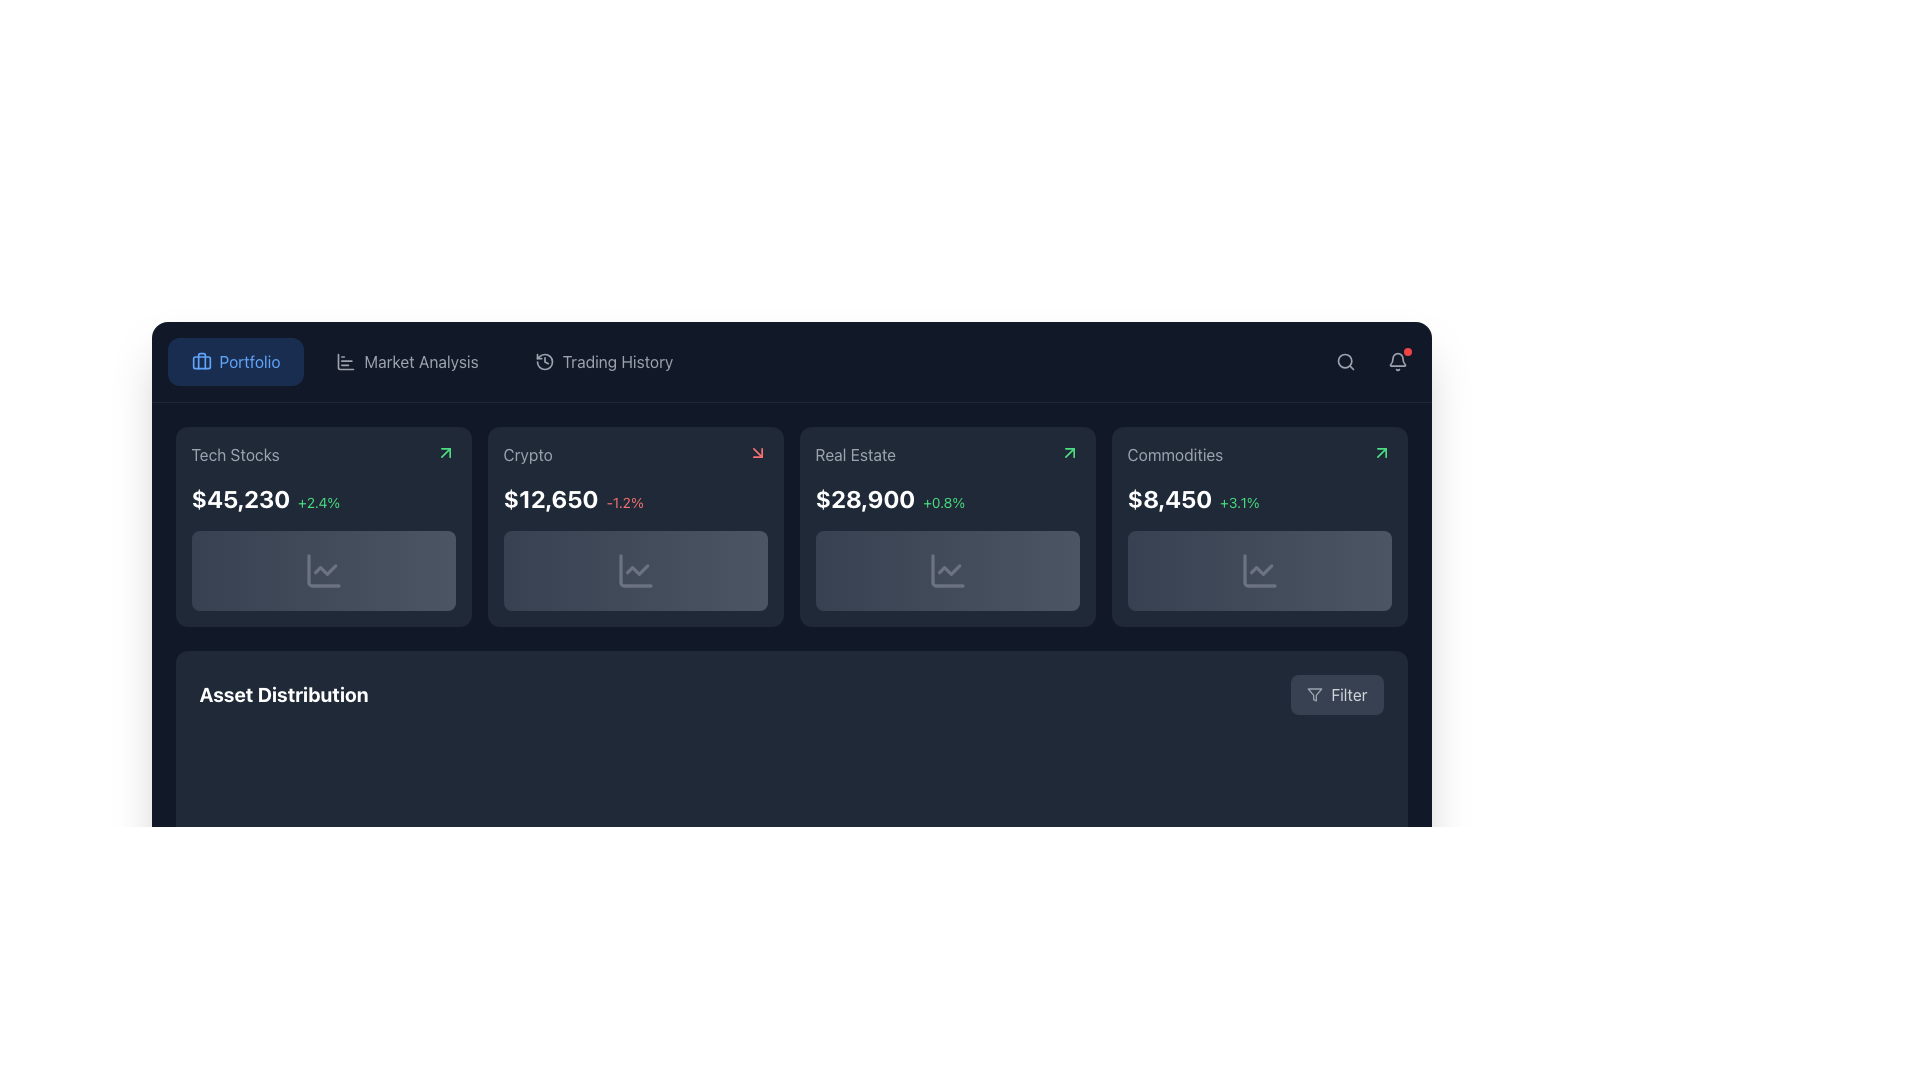 This screenshot has width=1920, height=1080. What do you see at coordinates (1396, 362) in the screenshot?
I see `the bell-shaped icon with a gray outline located in the top-right corner of the interface` at bounding box center [1396, 362].